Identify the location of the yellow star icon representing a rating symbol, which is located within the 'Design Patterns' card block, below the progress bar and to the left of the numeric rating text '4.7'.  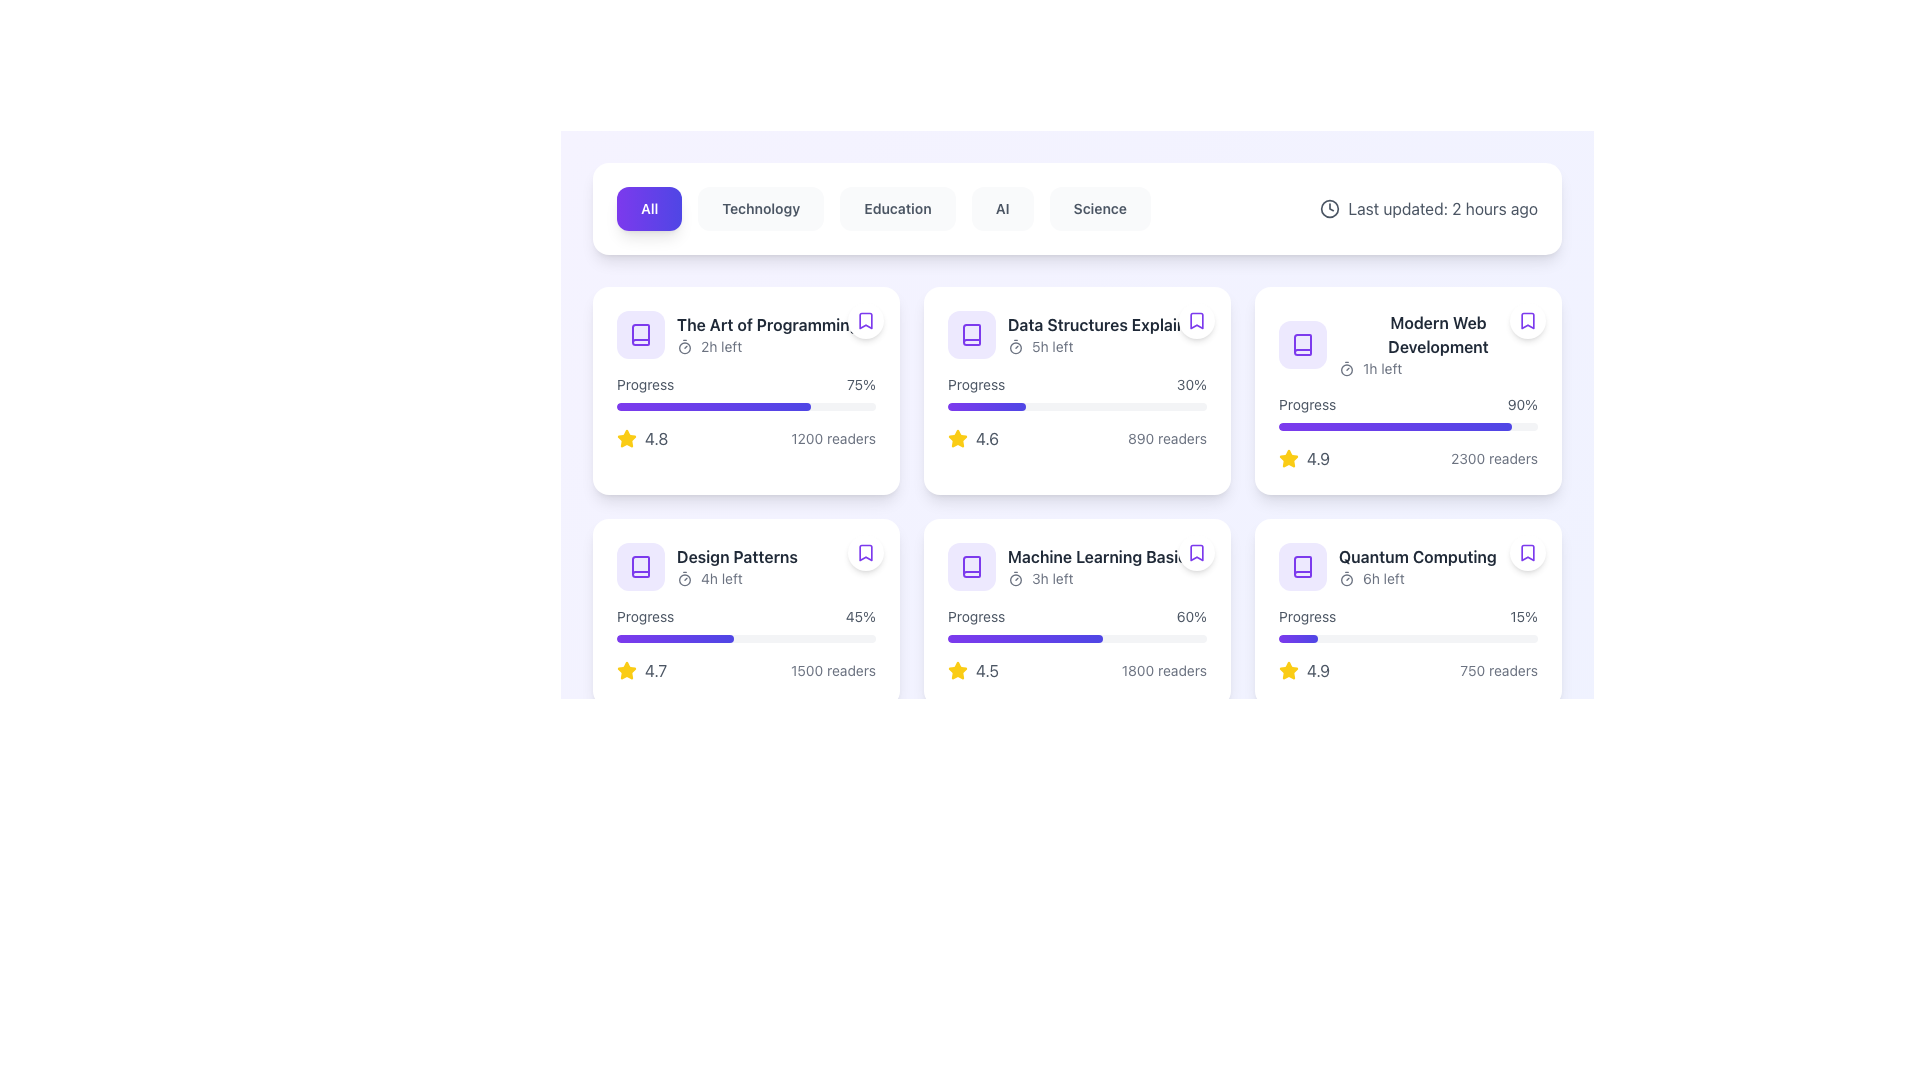
(626, 671).